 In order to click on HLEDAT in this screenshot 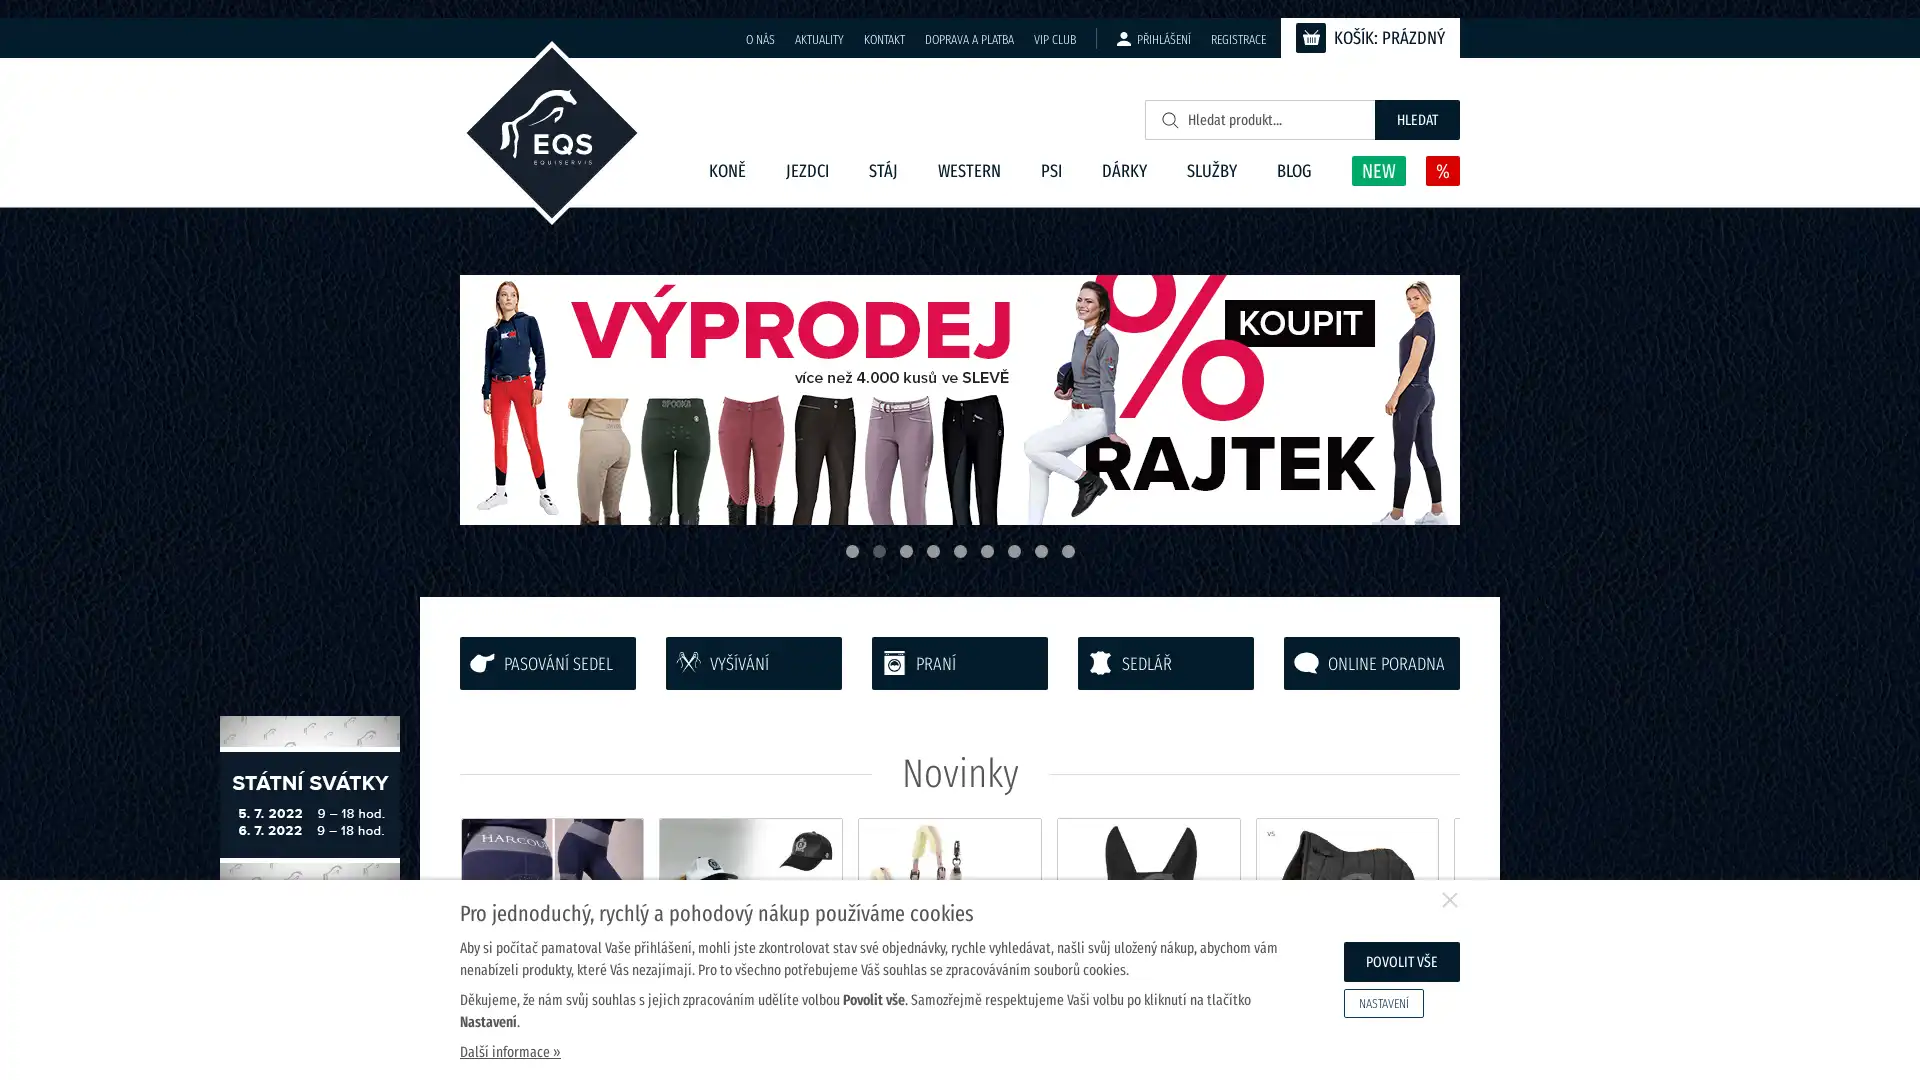, I will do `click(1416, 119)`.